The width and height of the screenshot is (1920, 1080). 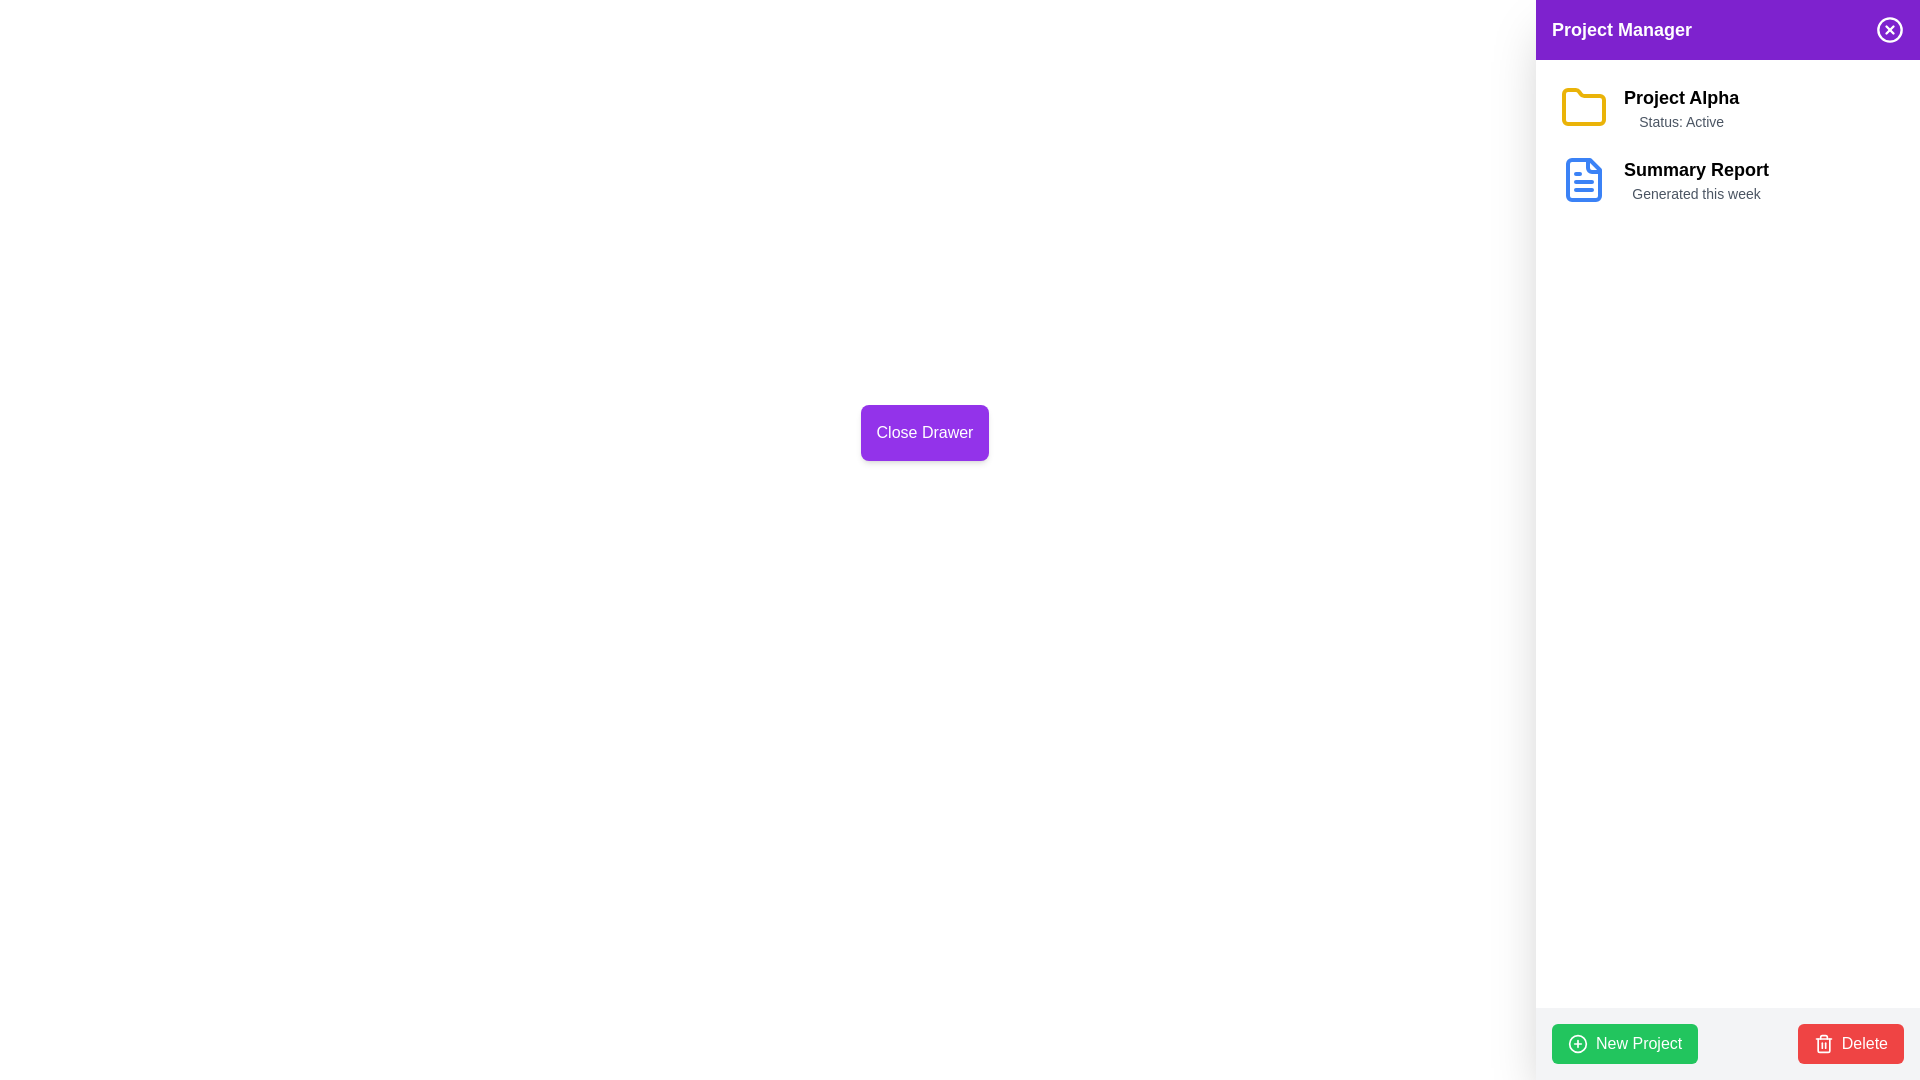 I want to click on the circular close button with a white 'X' symbol located at the top-right corner of the purple header bar labeled 'Project Manager', so click(x=1889, y=30).